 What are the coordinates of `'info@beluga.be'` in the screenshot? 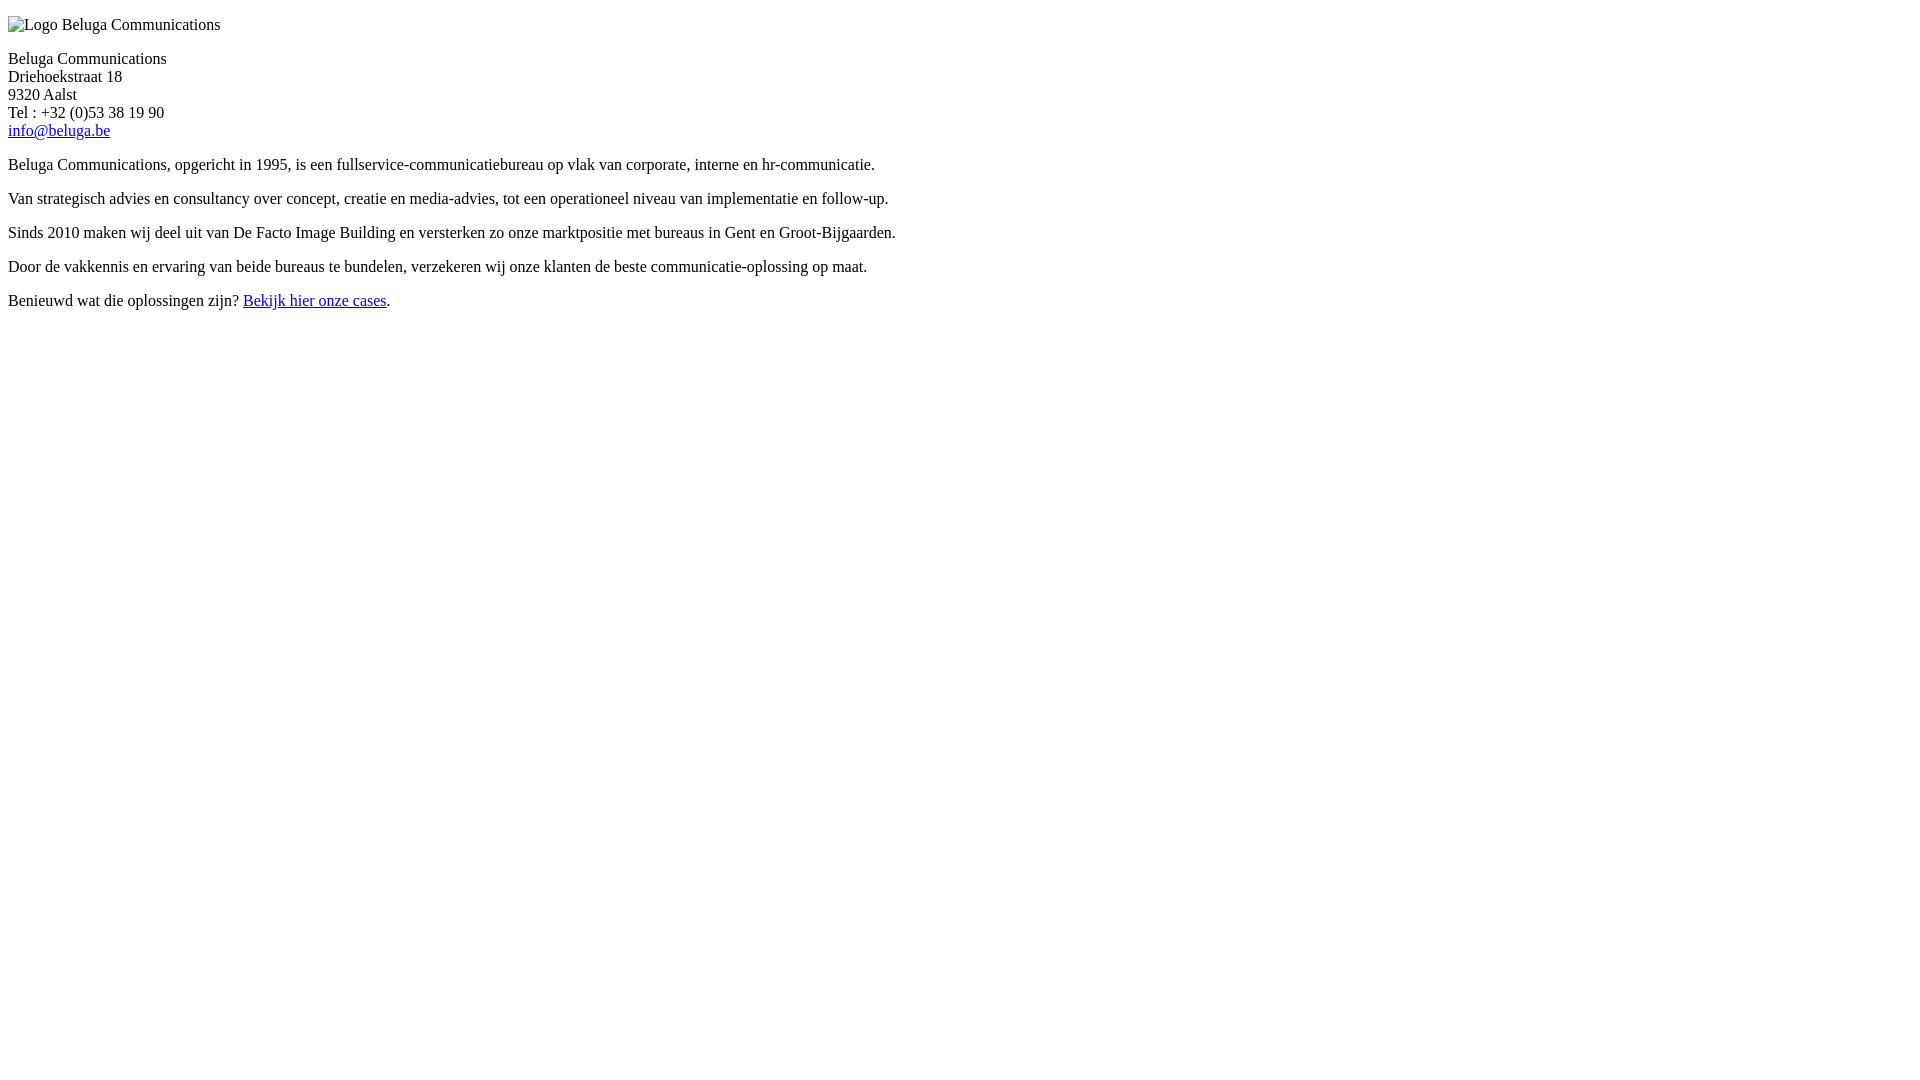 It's located at (58, 130).